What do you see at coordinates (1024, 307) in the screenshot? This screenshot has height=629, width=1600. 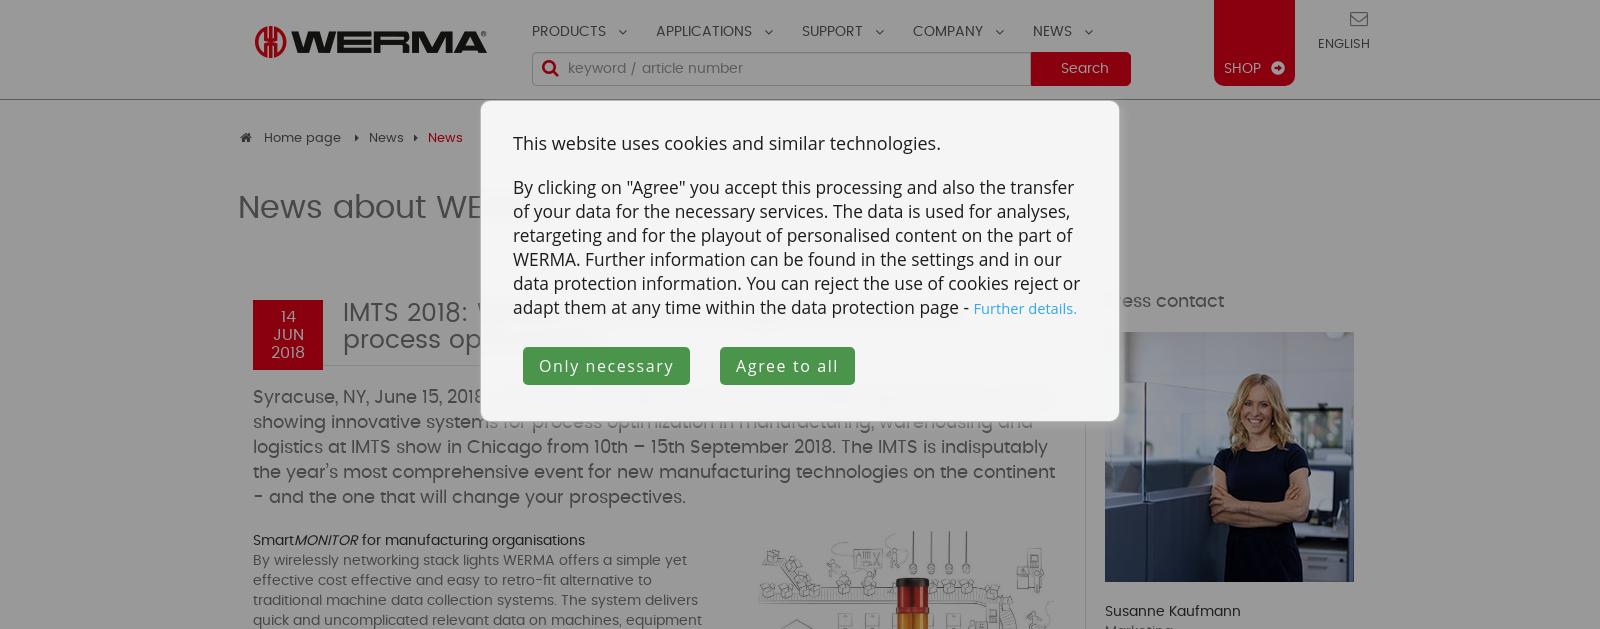 I see `'Further details.'` at bounding box center [1024, 307].